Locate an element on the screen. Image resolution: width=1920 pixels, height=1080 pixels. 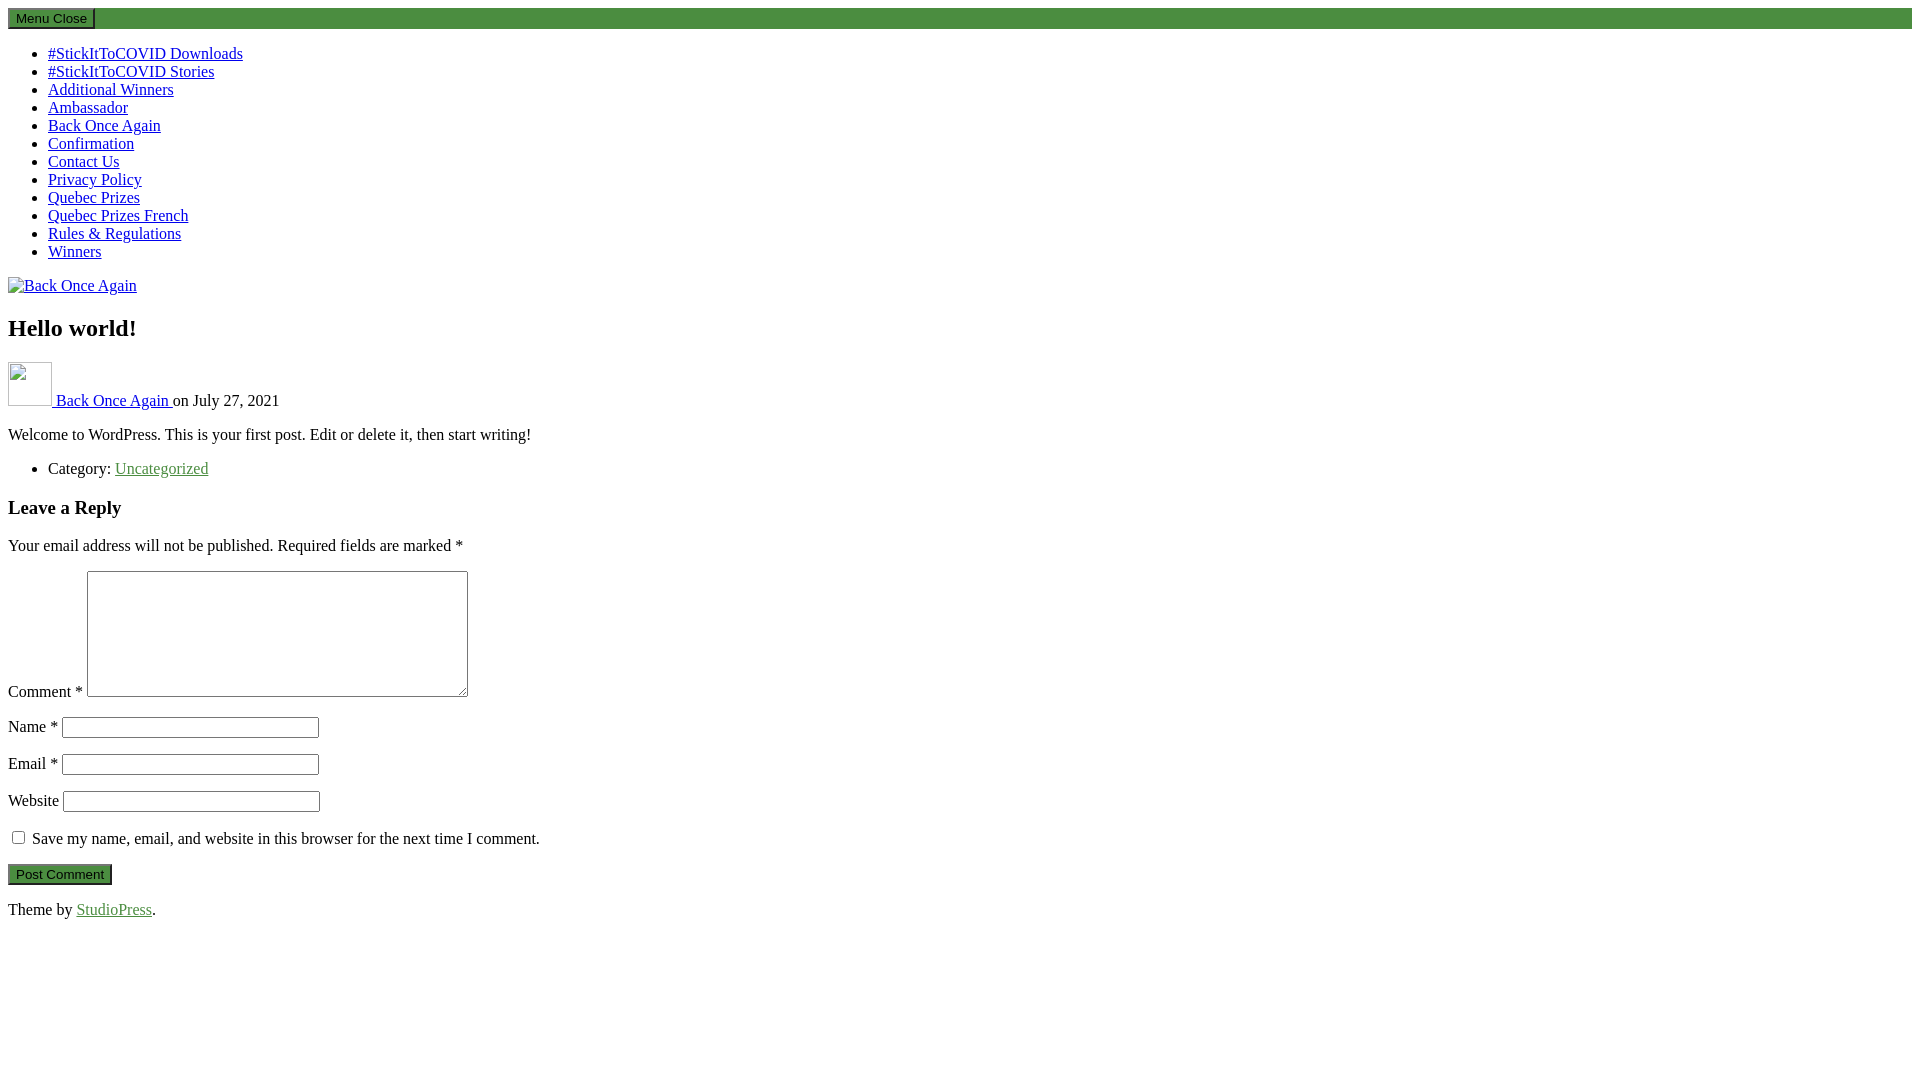
'Quebec Prizes' is located at coordinates (48, 197).